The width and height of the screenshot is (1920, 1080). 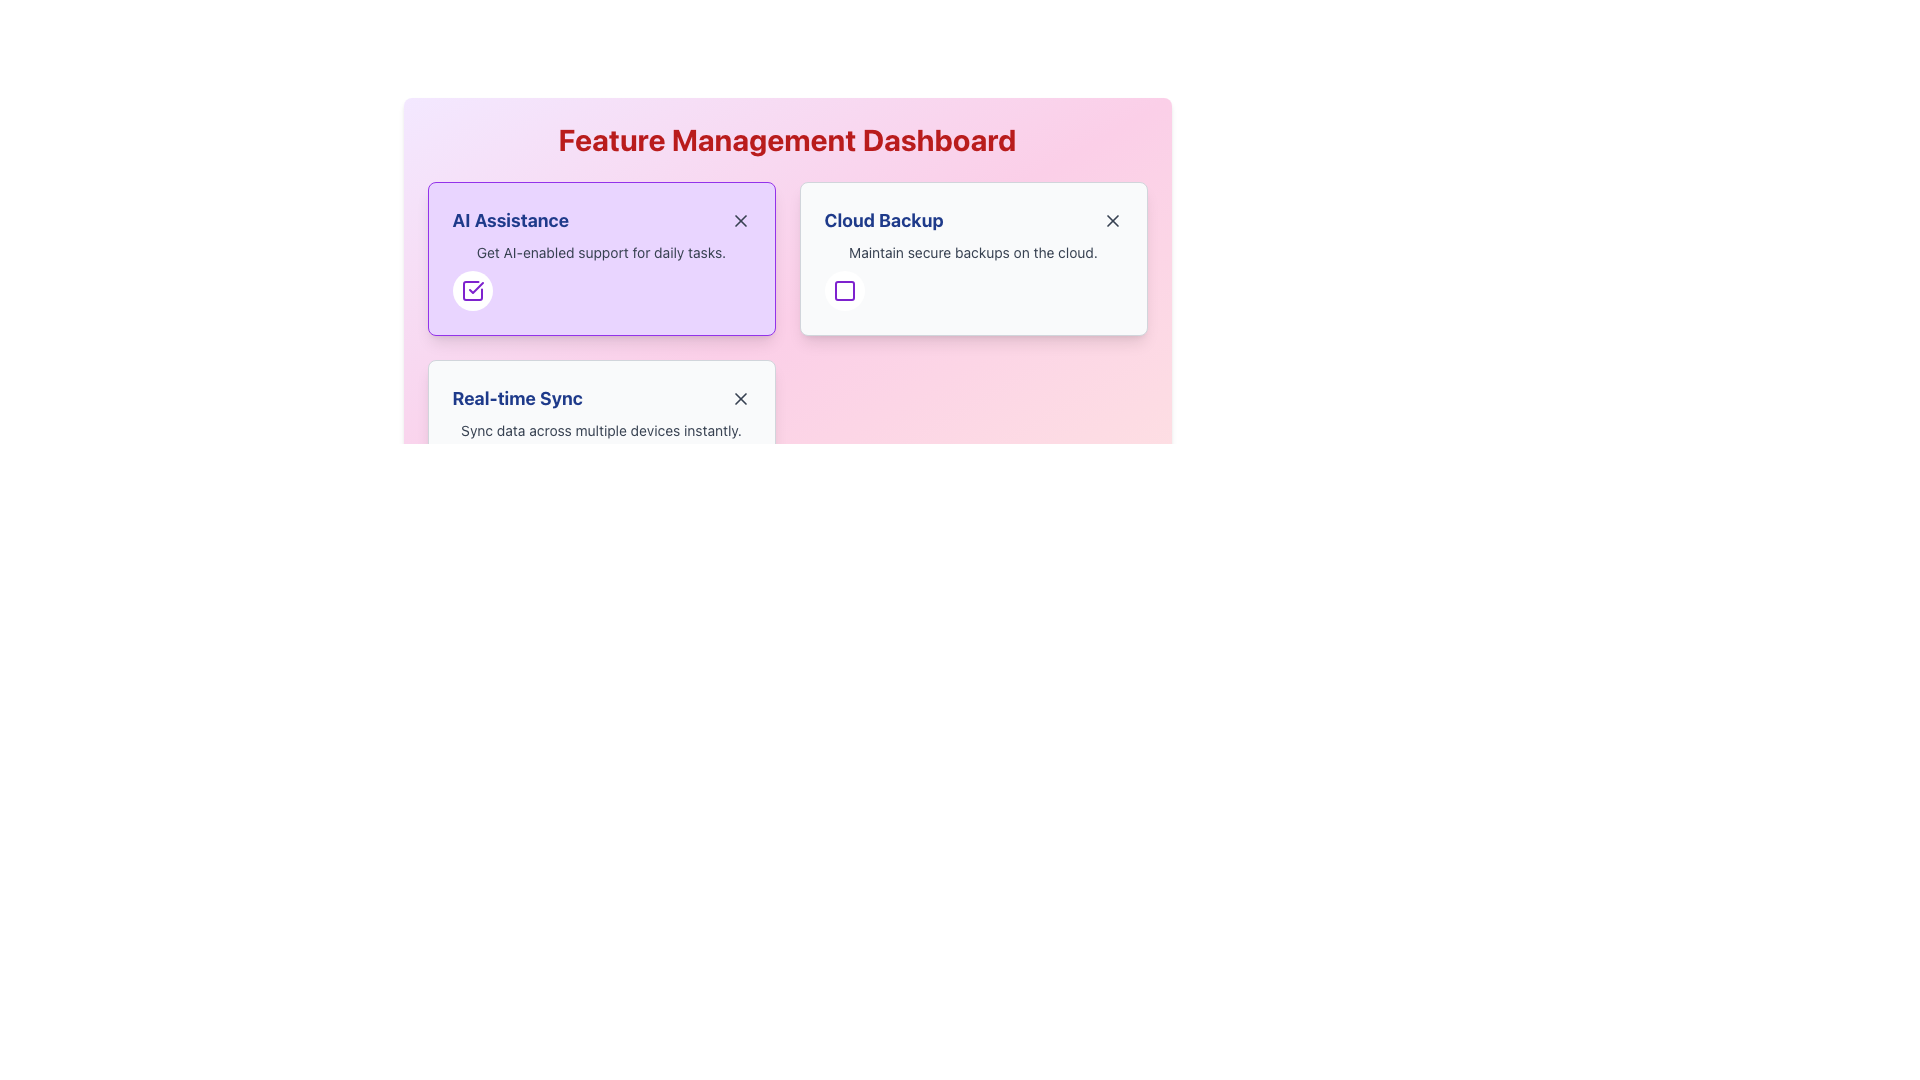 What do you see at coordinates (739, 398) in the screenshot?
I see `the cross icon located in the top right corner of the 'Real-time Sync' panel` at bounding box center [739, 398].